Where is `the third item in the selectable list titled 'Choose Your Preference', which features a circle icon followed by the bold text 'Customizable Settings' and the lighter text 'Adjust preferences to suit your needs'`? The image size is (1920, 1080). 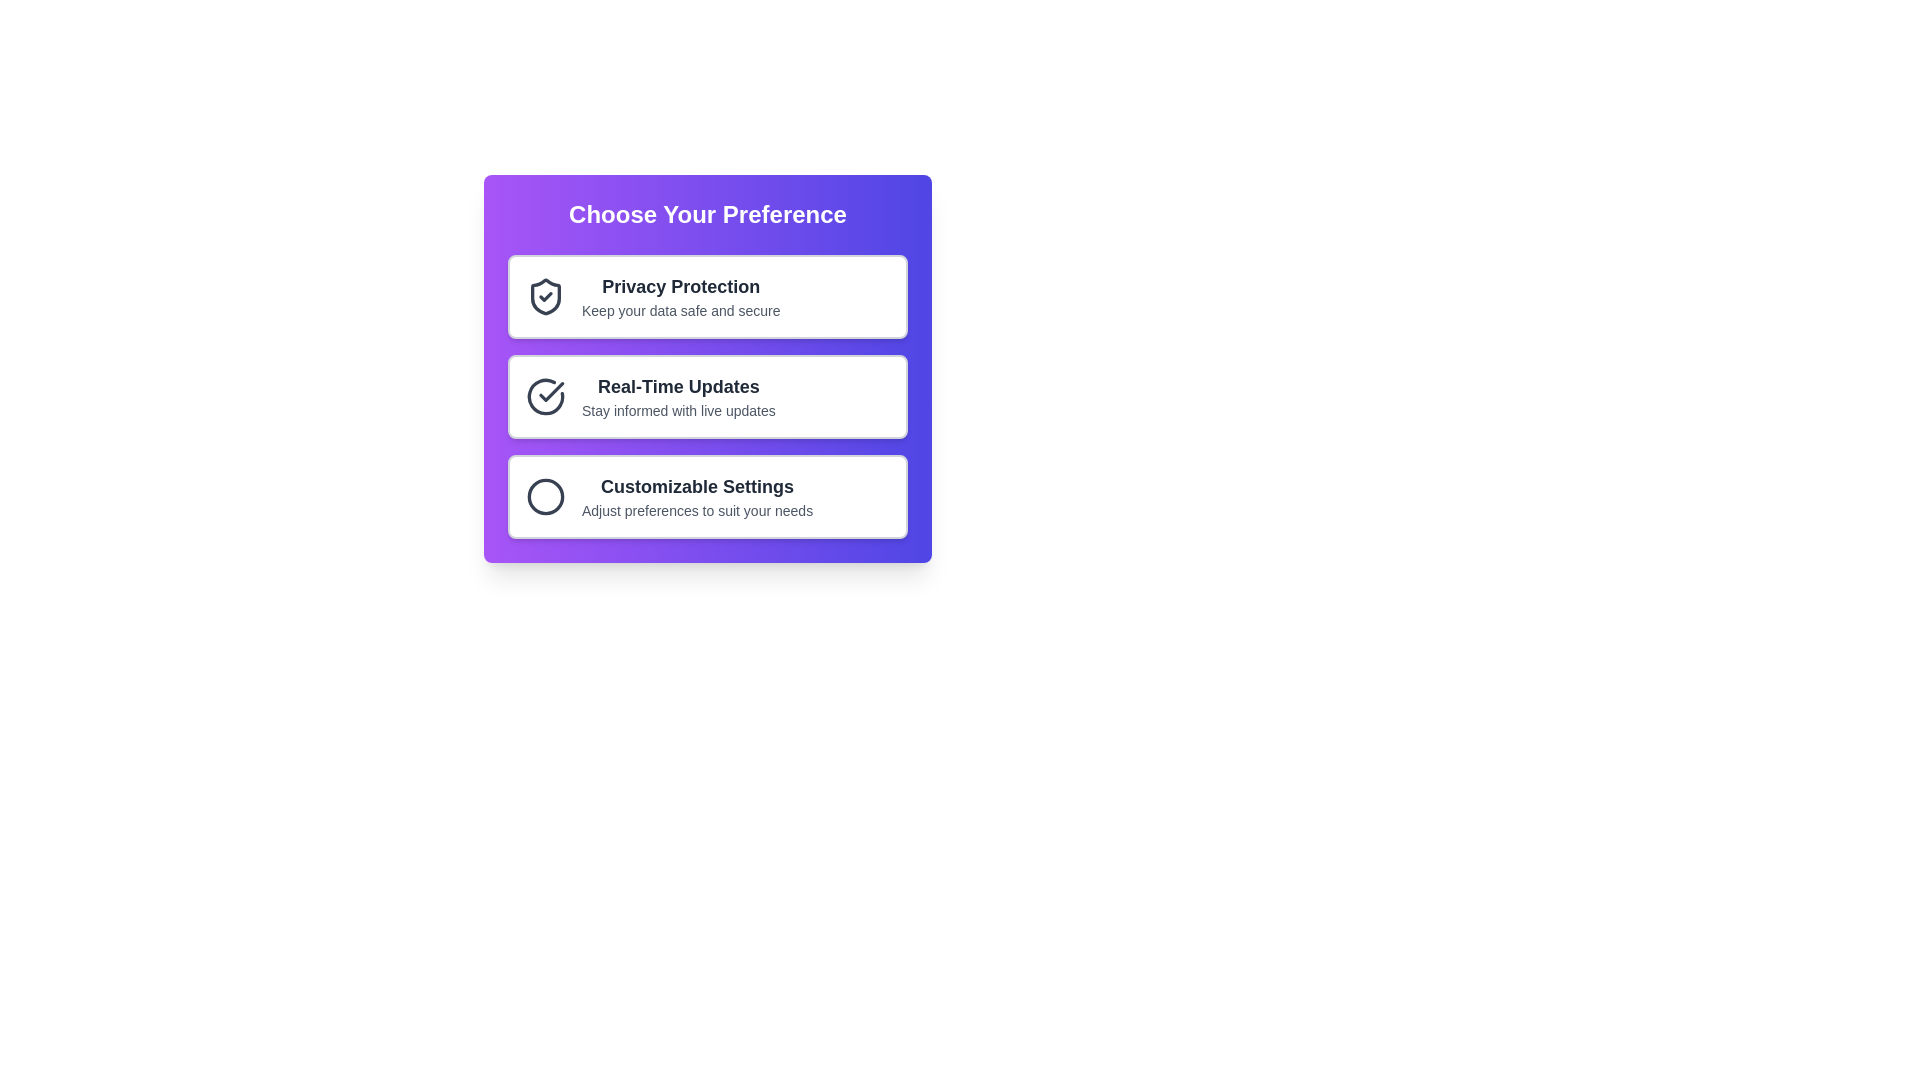
the third item in the selectable list titled 'Choose Your Preference', which features a circle icon followed by the bold text 'Customizable Settings' and the lighter text 'Adjust preferences to suit your needs' is located at coordinates (669, 496).